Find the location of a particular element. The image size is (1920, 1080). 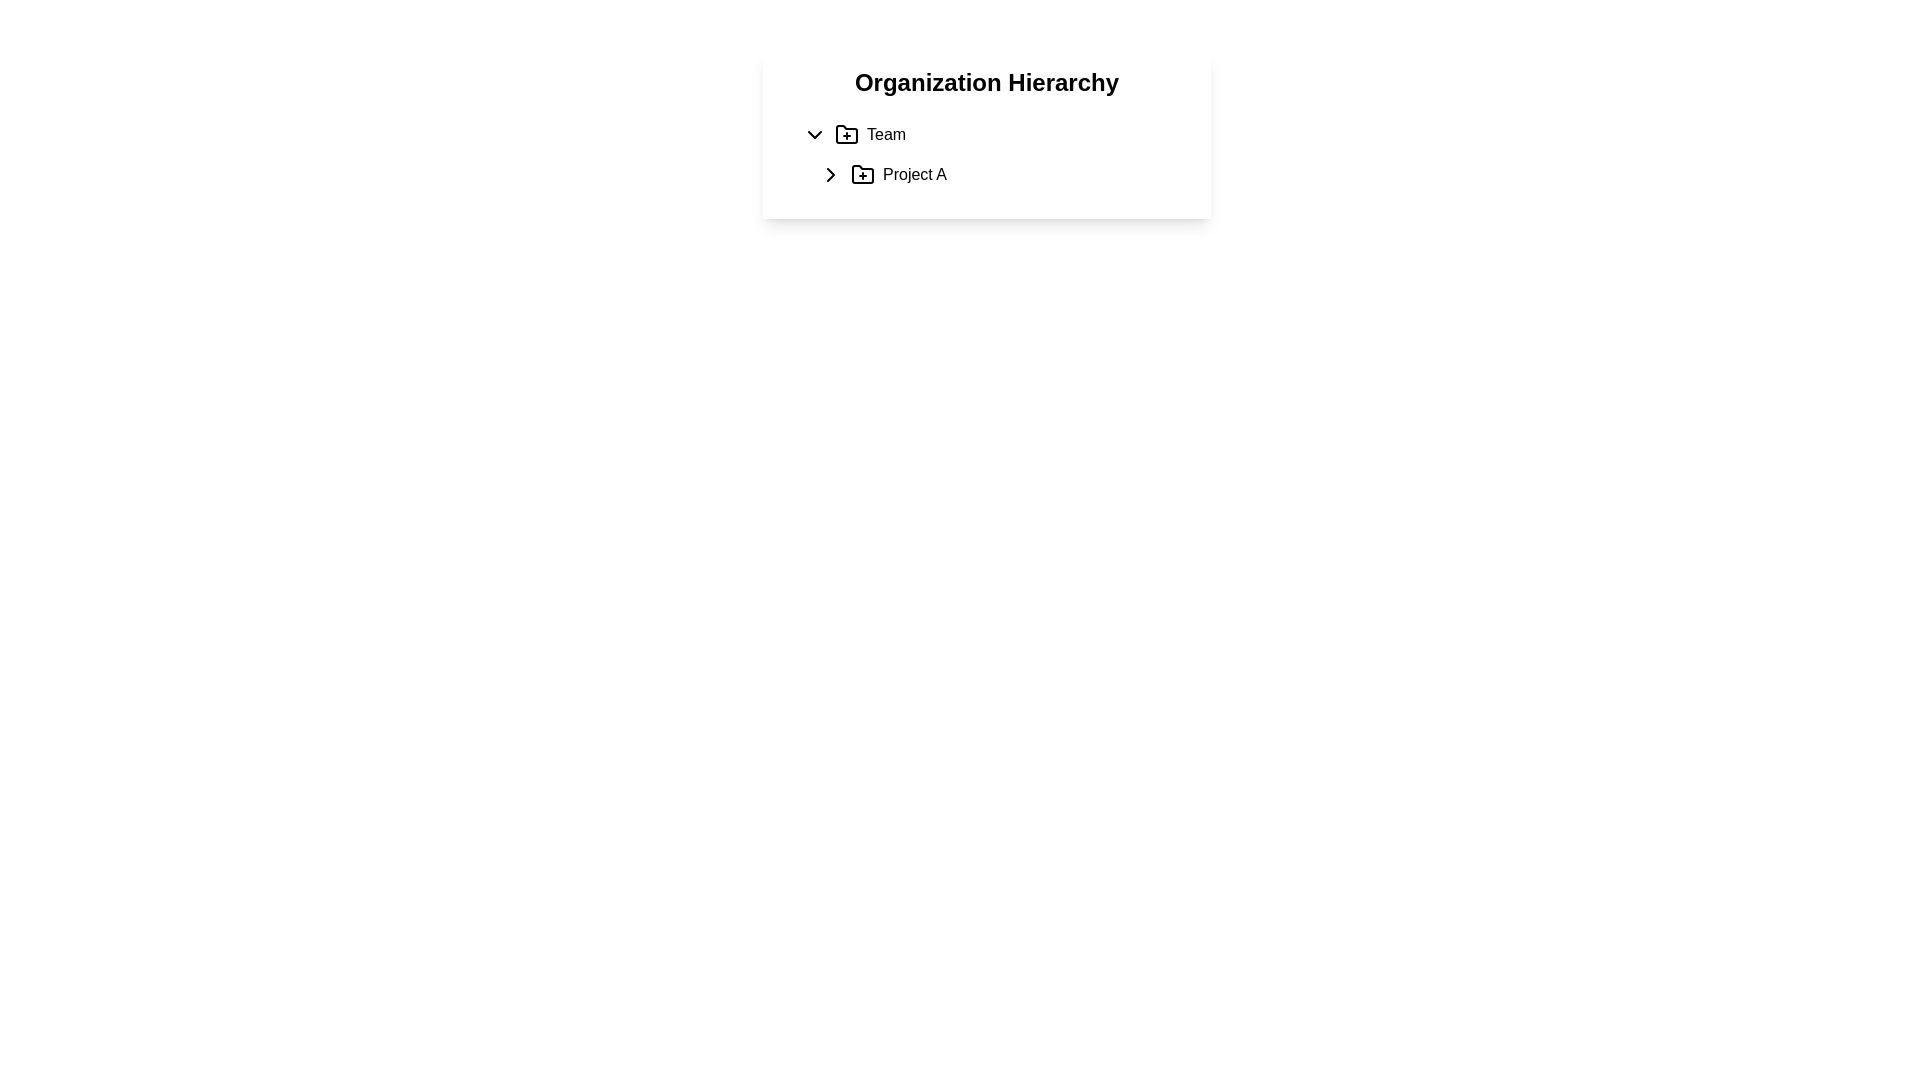

the Icon (Chevron Right) located in the tree hierarchy panel under 'Project A' is located at coordinates (830, 173).